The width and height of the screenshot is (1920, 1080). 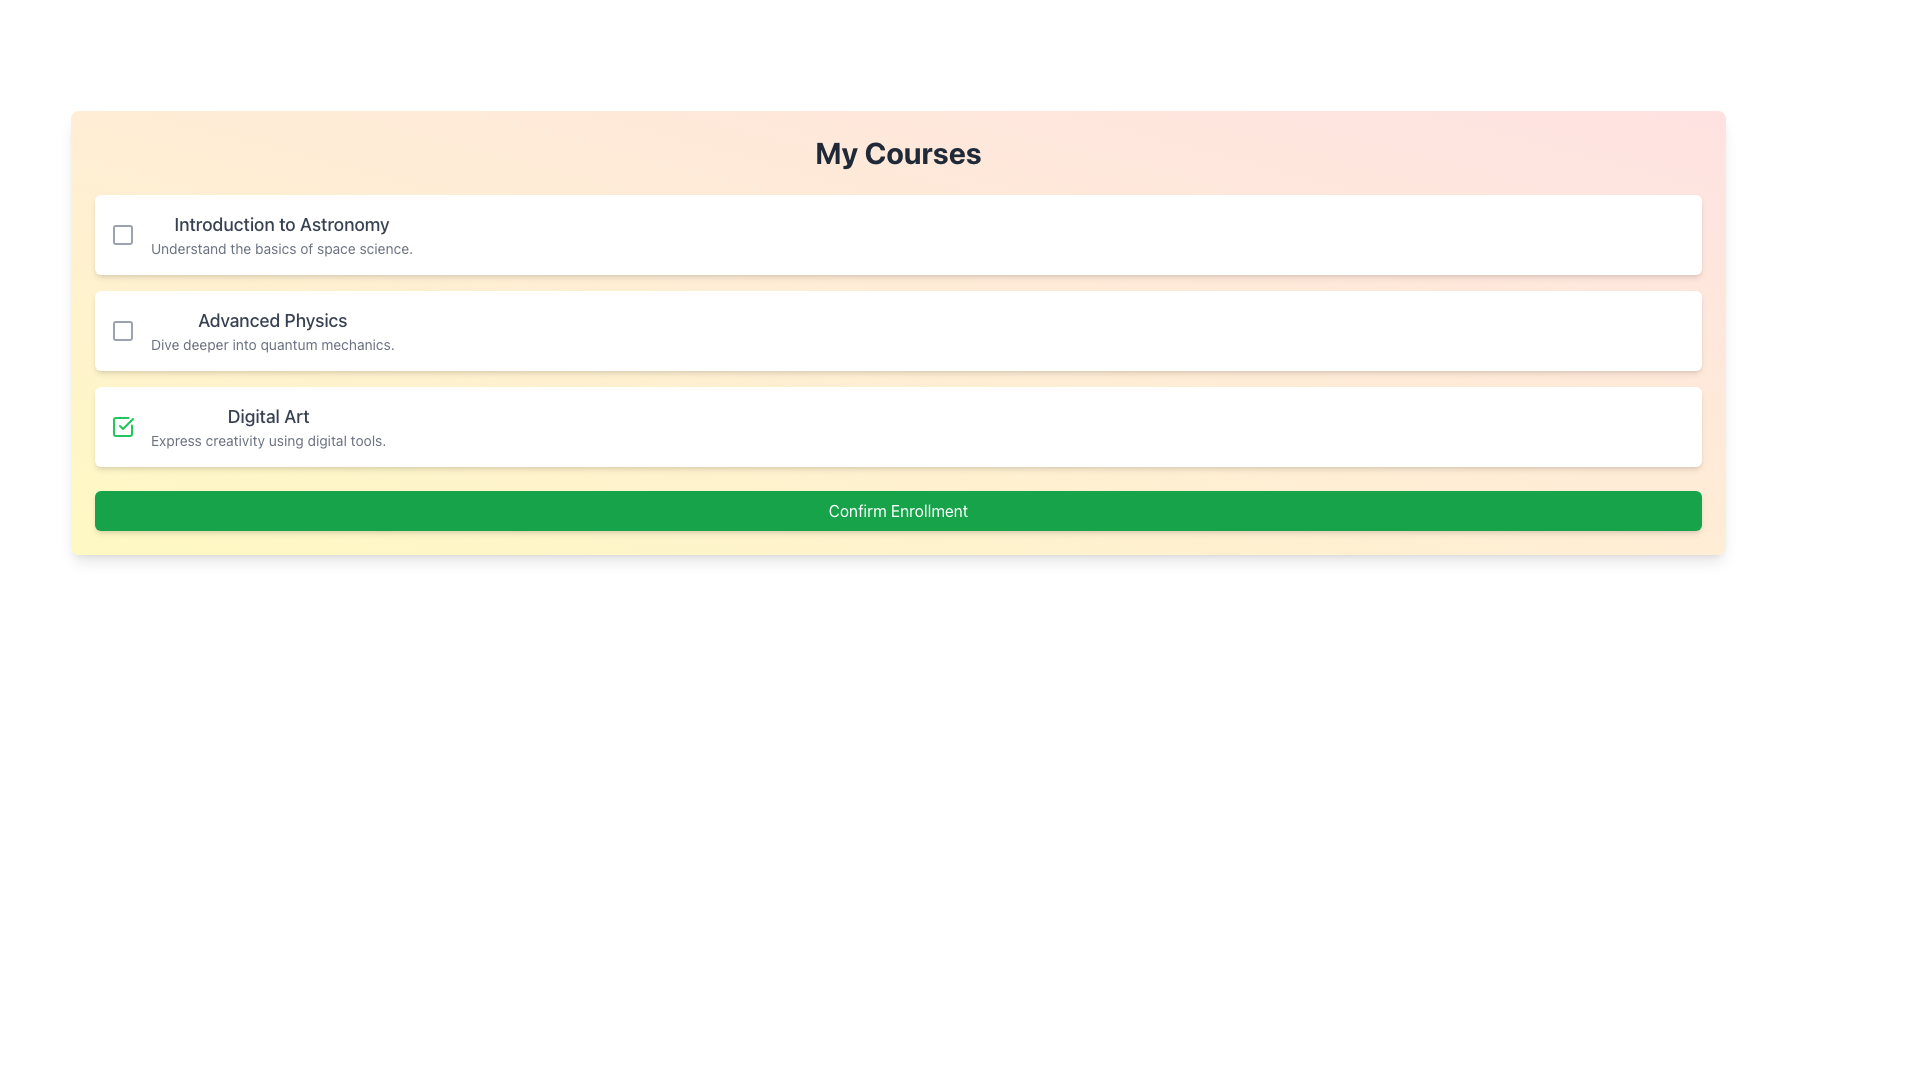 What do you see at coordinates (897, 426) in the screenshot?
I see `the title 'Digital Art' in the Checkbox list item` at bounding box center [897, 426].